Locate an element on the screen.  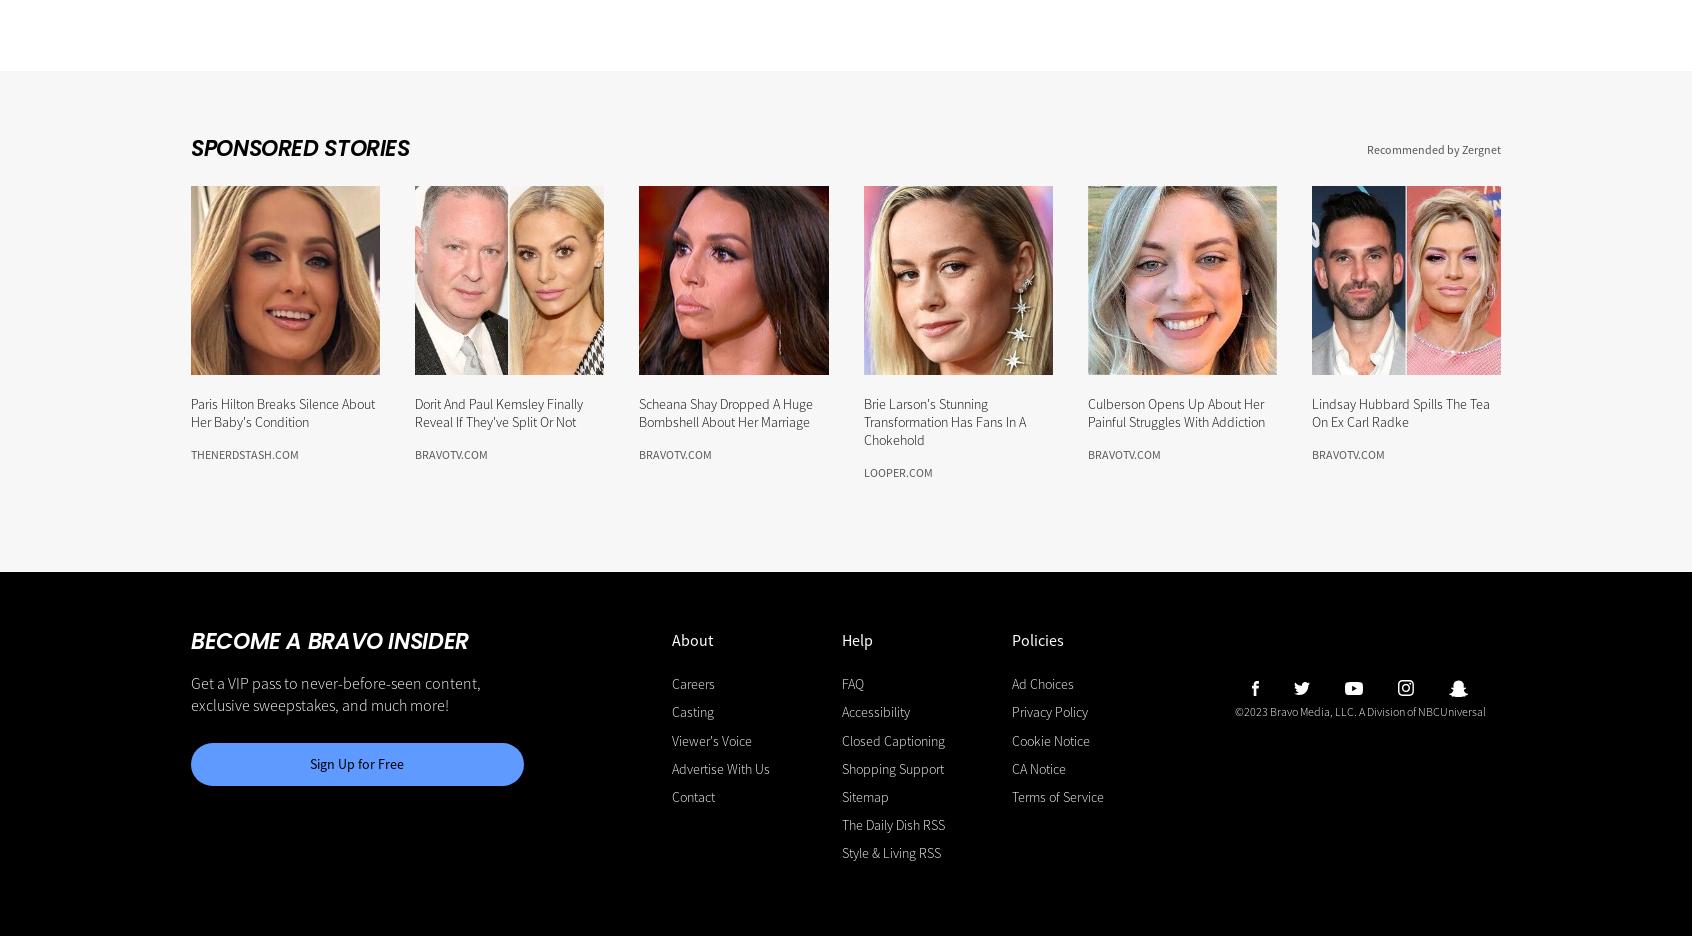
'The Daily Dish RSS' is located at coordinates (892, 823).